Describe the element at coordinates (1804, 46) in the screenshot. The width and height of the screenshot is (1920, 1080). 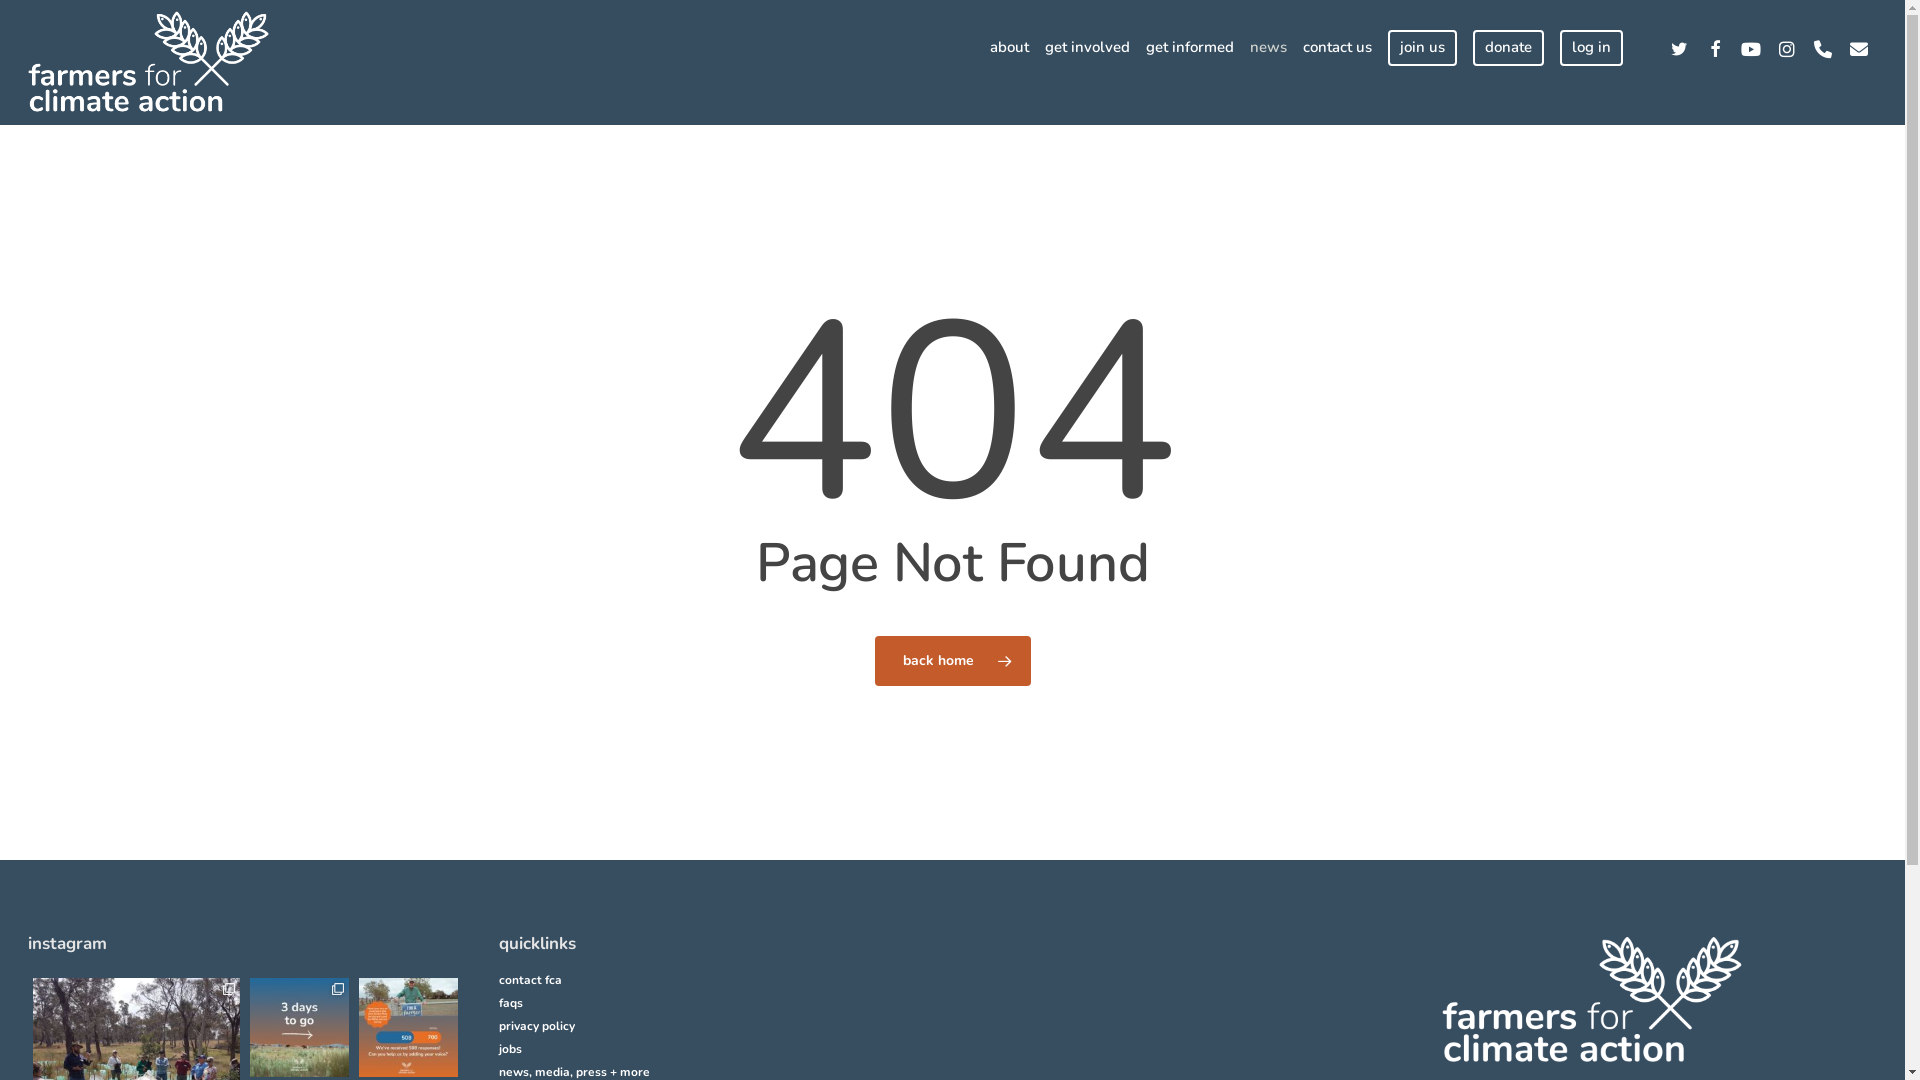
I see `'phone'` at that location.